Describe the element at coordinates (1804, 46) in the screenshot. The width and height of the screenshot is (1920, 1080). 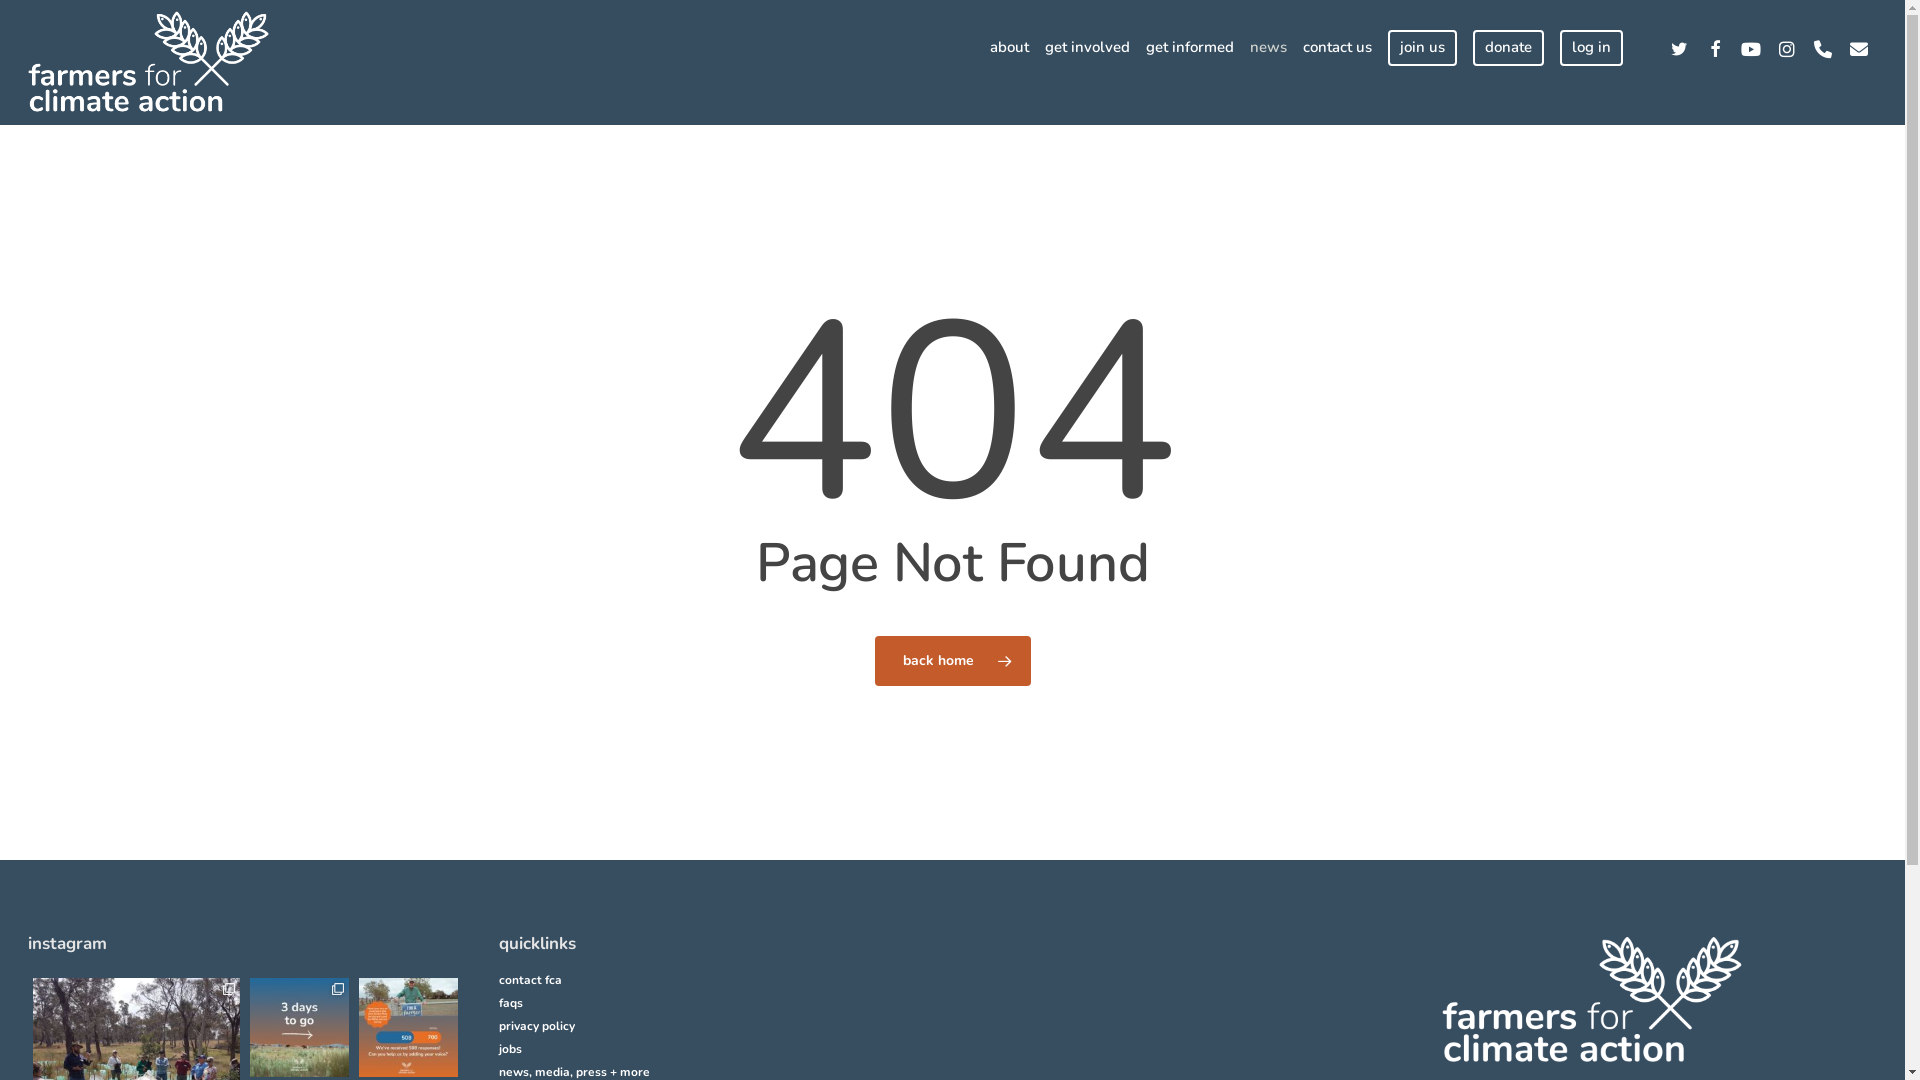
I see `'phone'` at that location.